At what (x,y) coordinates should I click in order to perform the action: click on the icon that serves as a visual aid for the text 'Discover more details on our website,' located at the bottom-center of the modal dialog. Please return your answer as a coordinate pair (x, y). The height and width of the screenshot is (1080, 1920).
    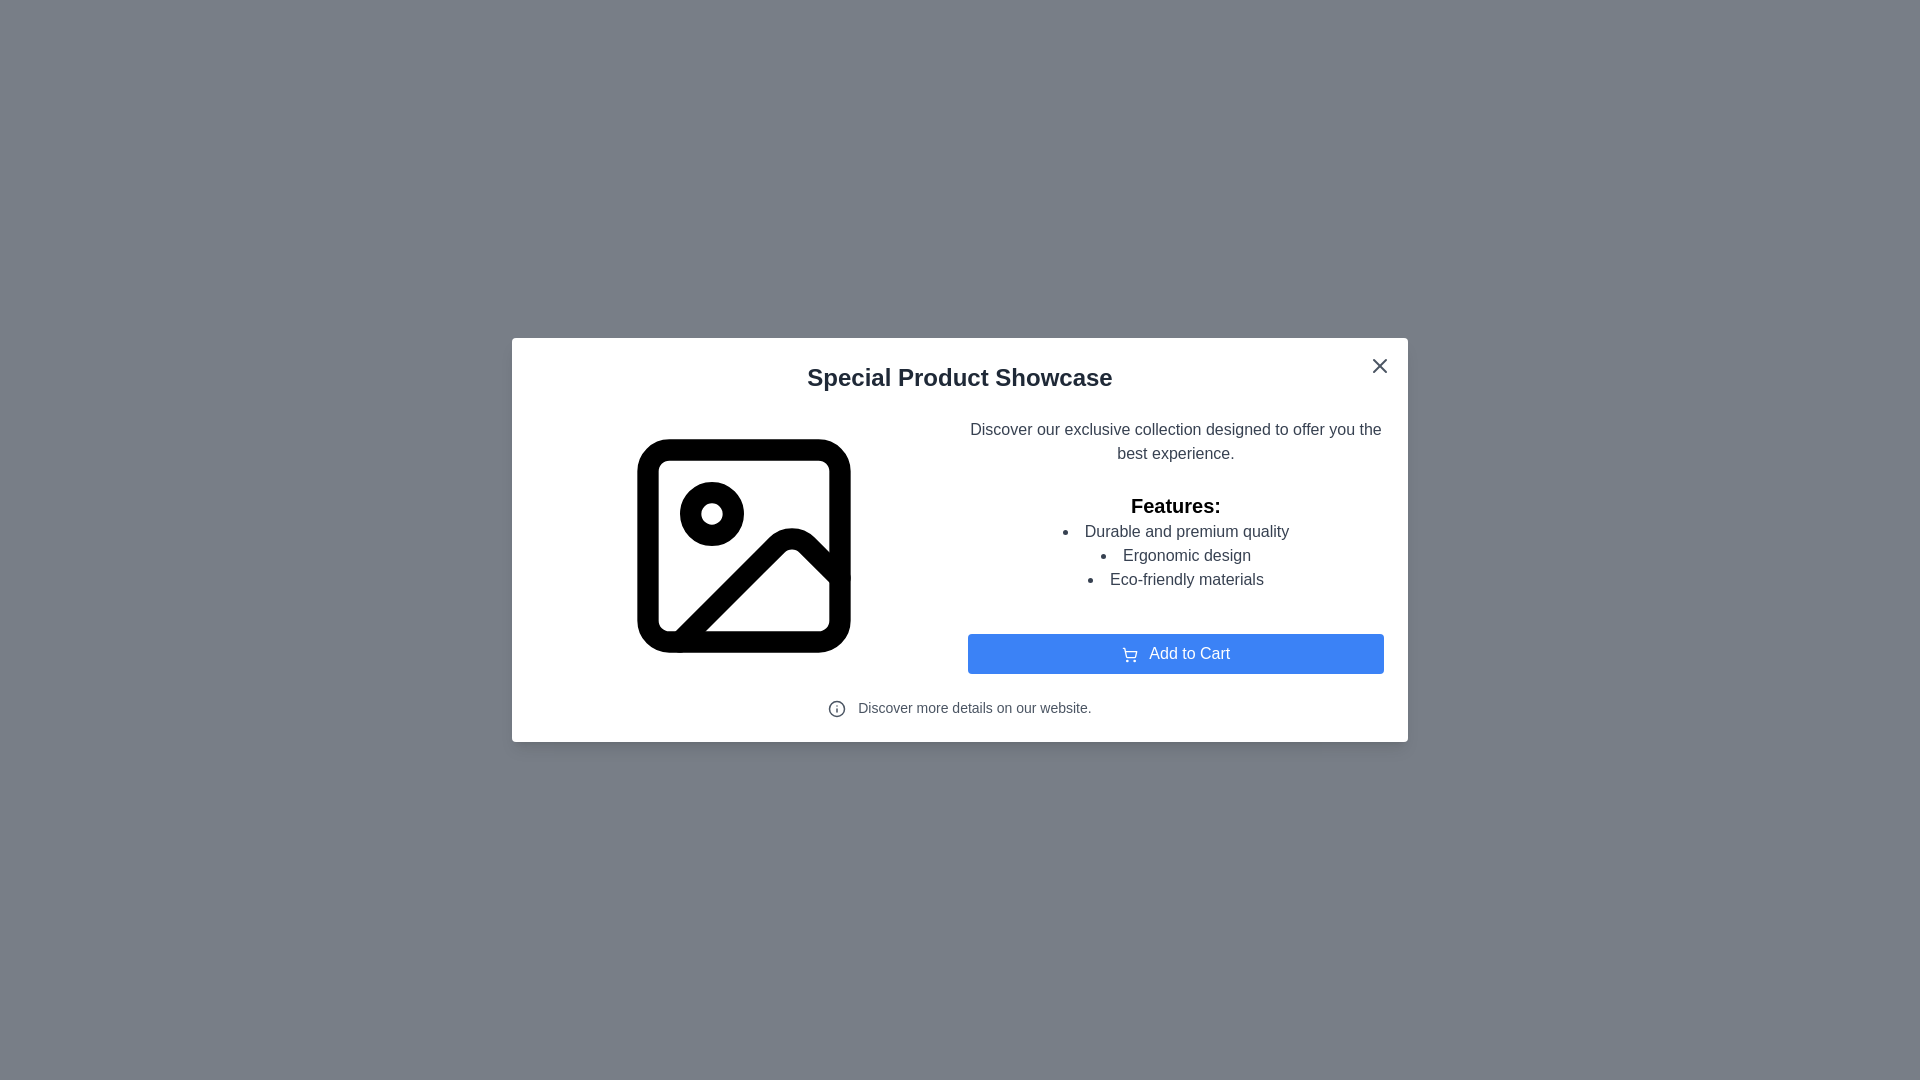
    Looking at the image, I should click on (837, 708).